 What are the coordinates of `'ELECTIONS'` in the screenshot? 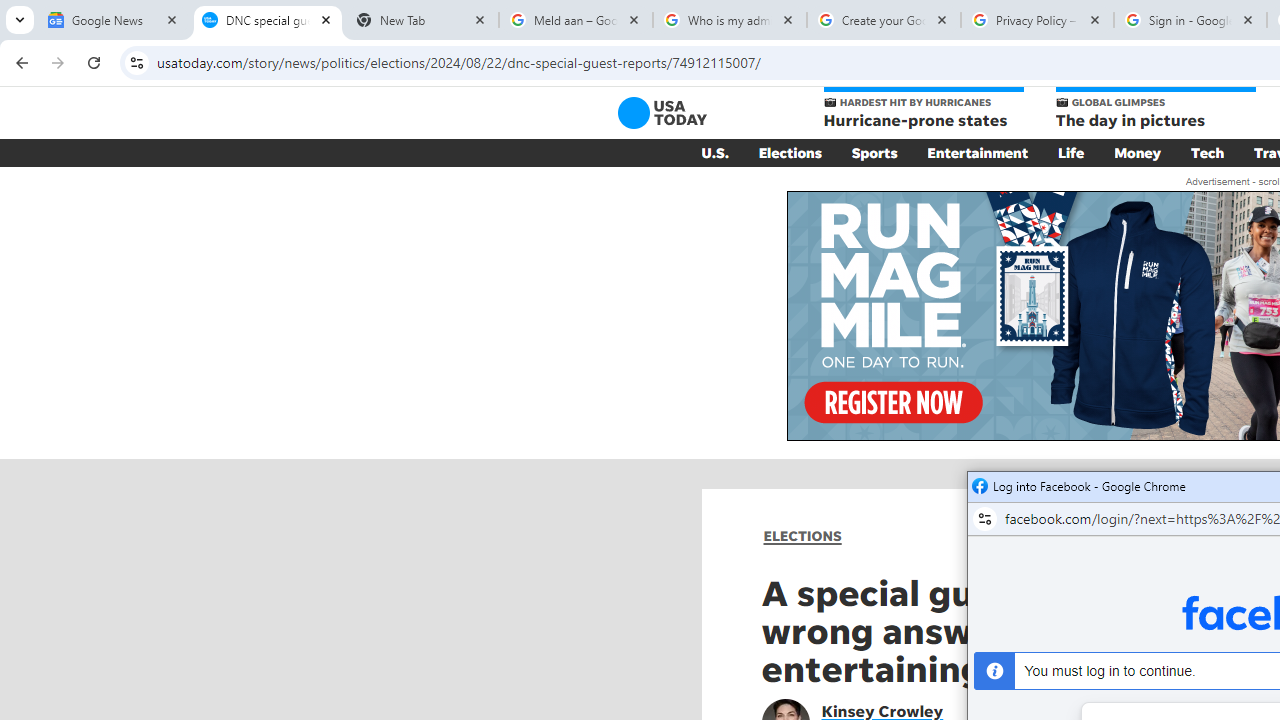 It's located at (802, 535).